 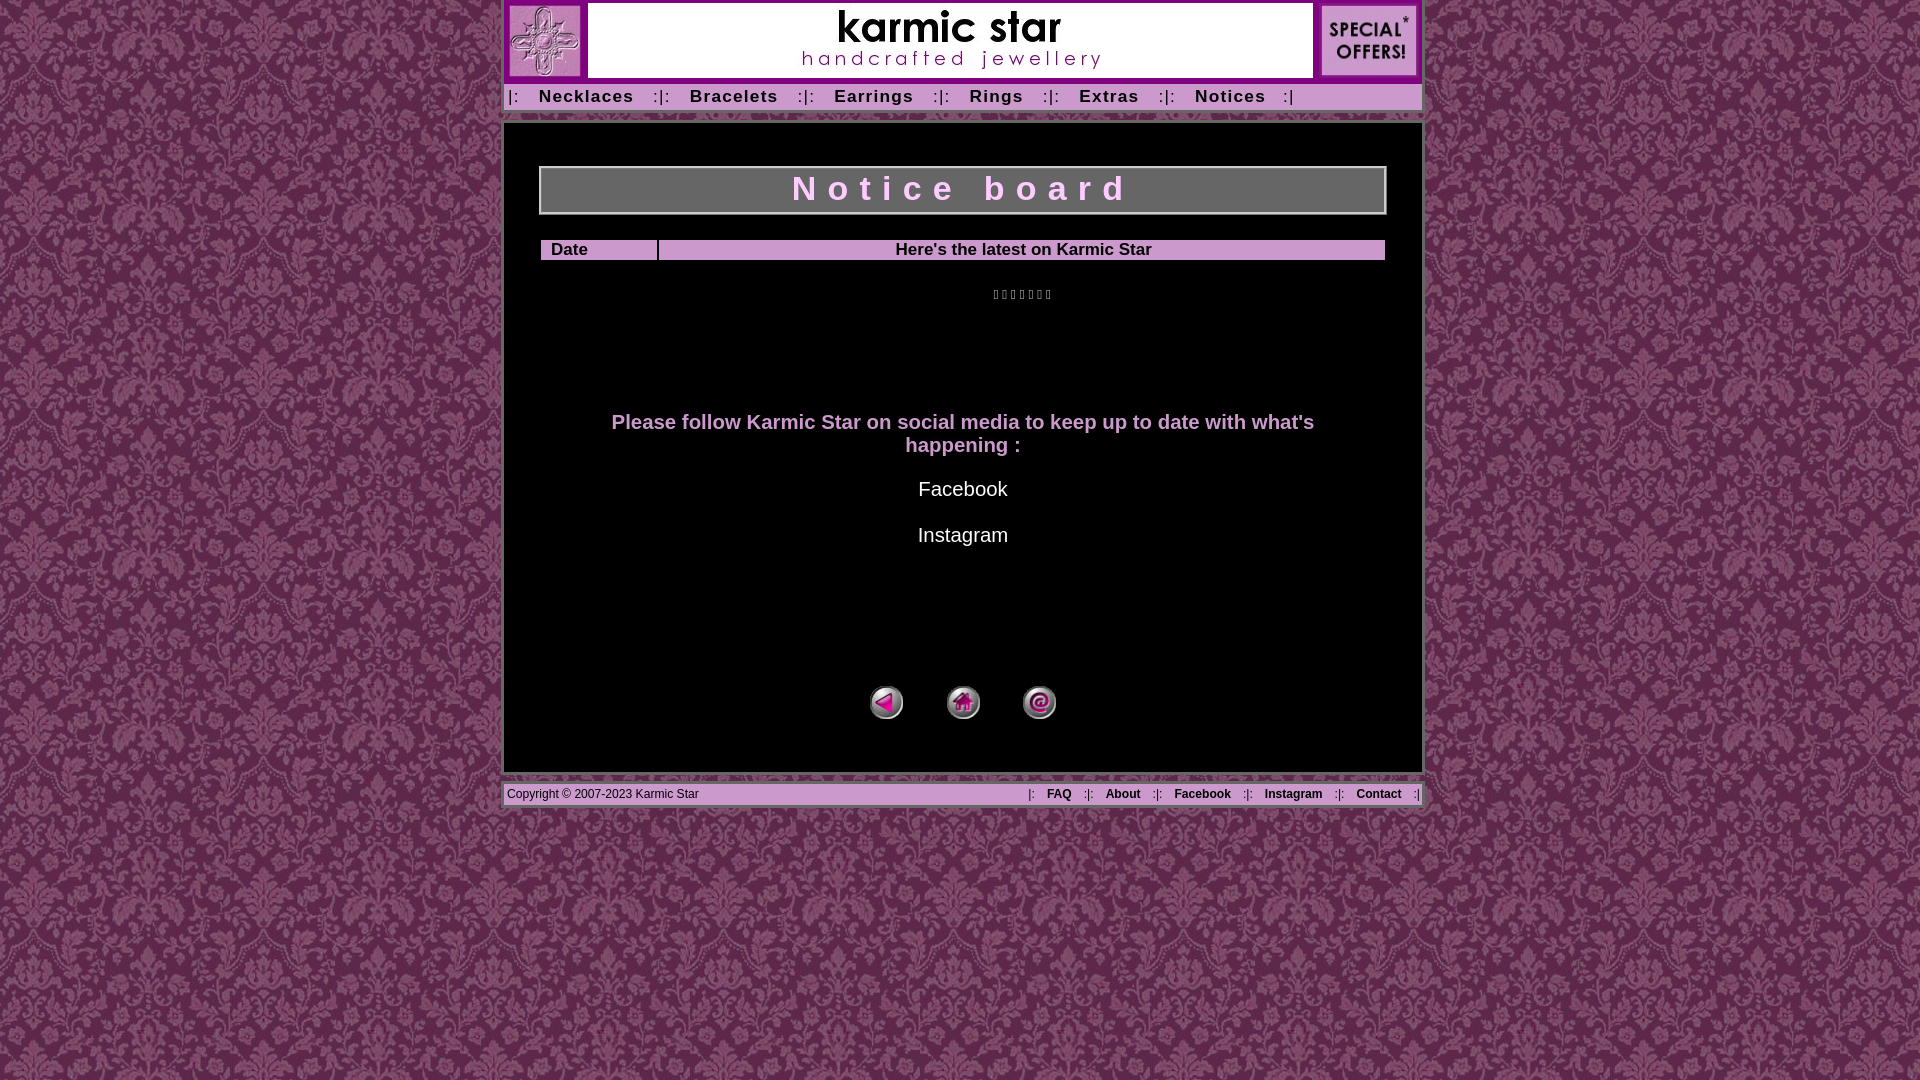 I want to click on 'Instagram', so click(x=916, y=534).